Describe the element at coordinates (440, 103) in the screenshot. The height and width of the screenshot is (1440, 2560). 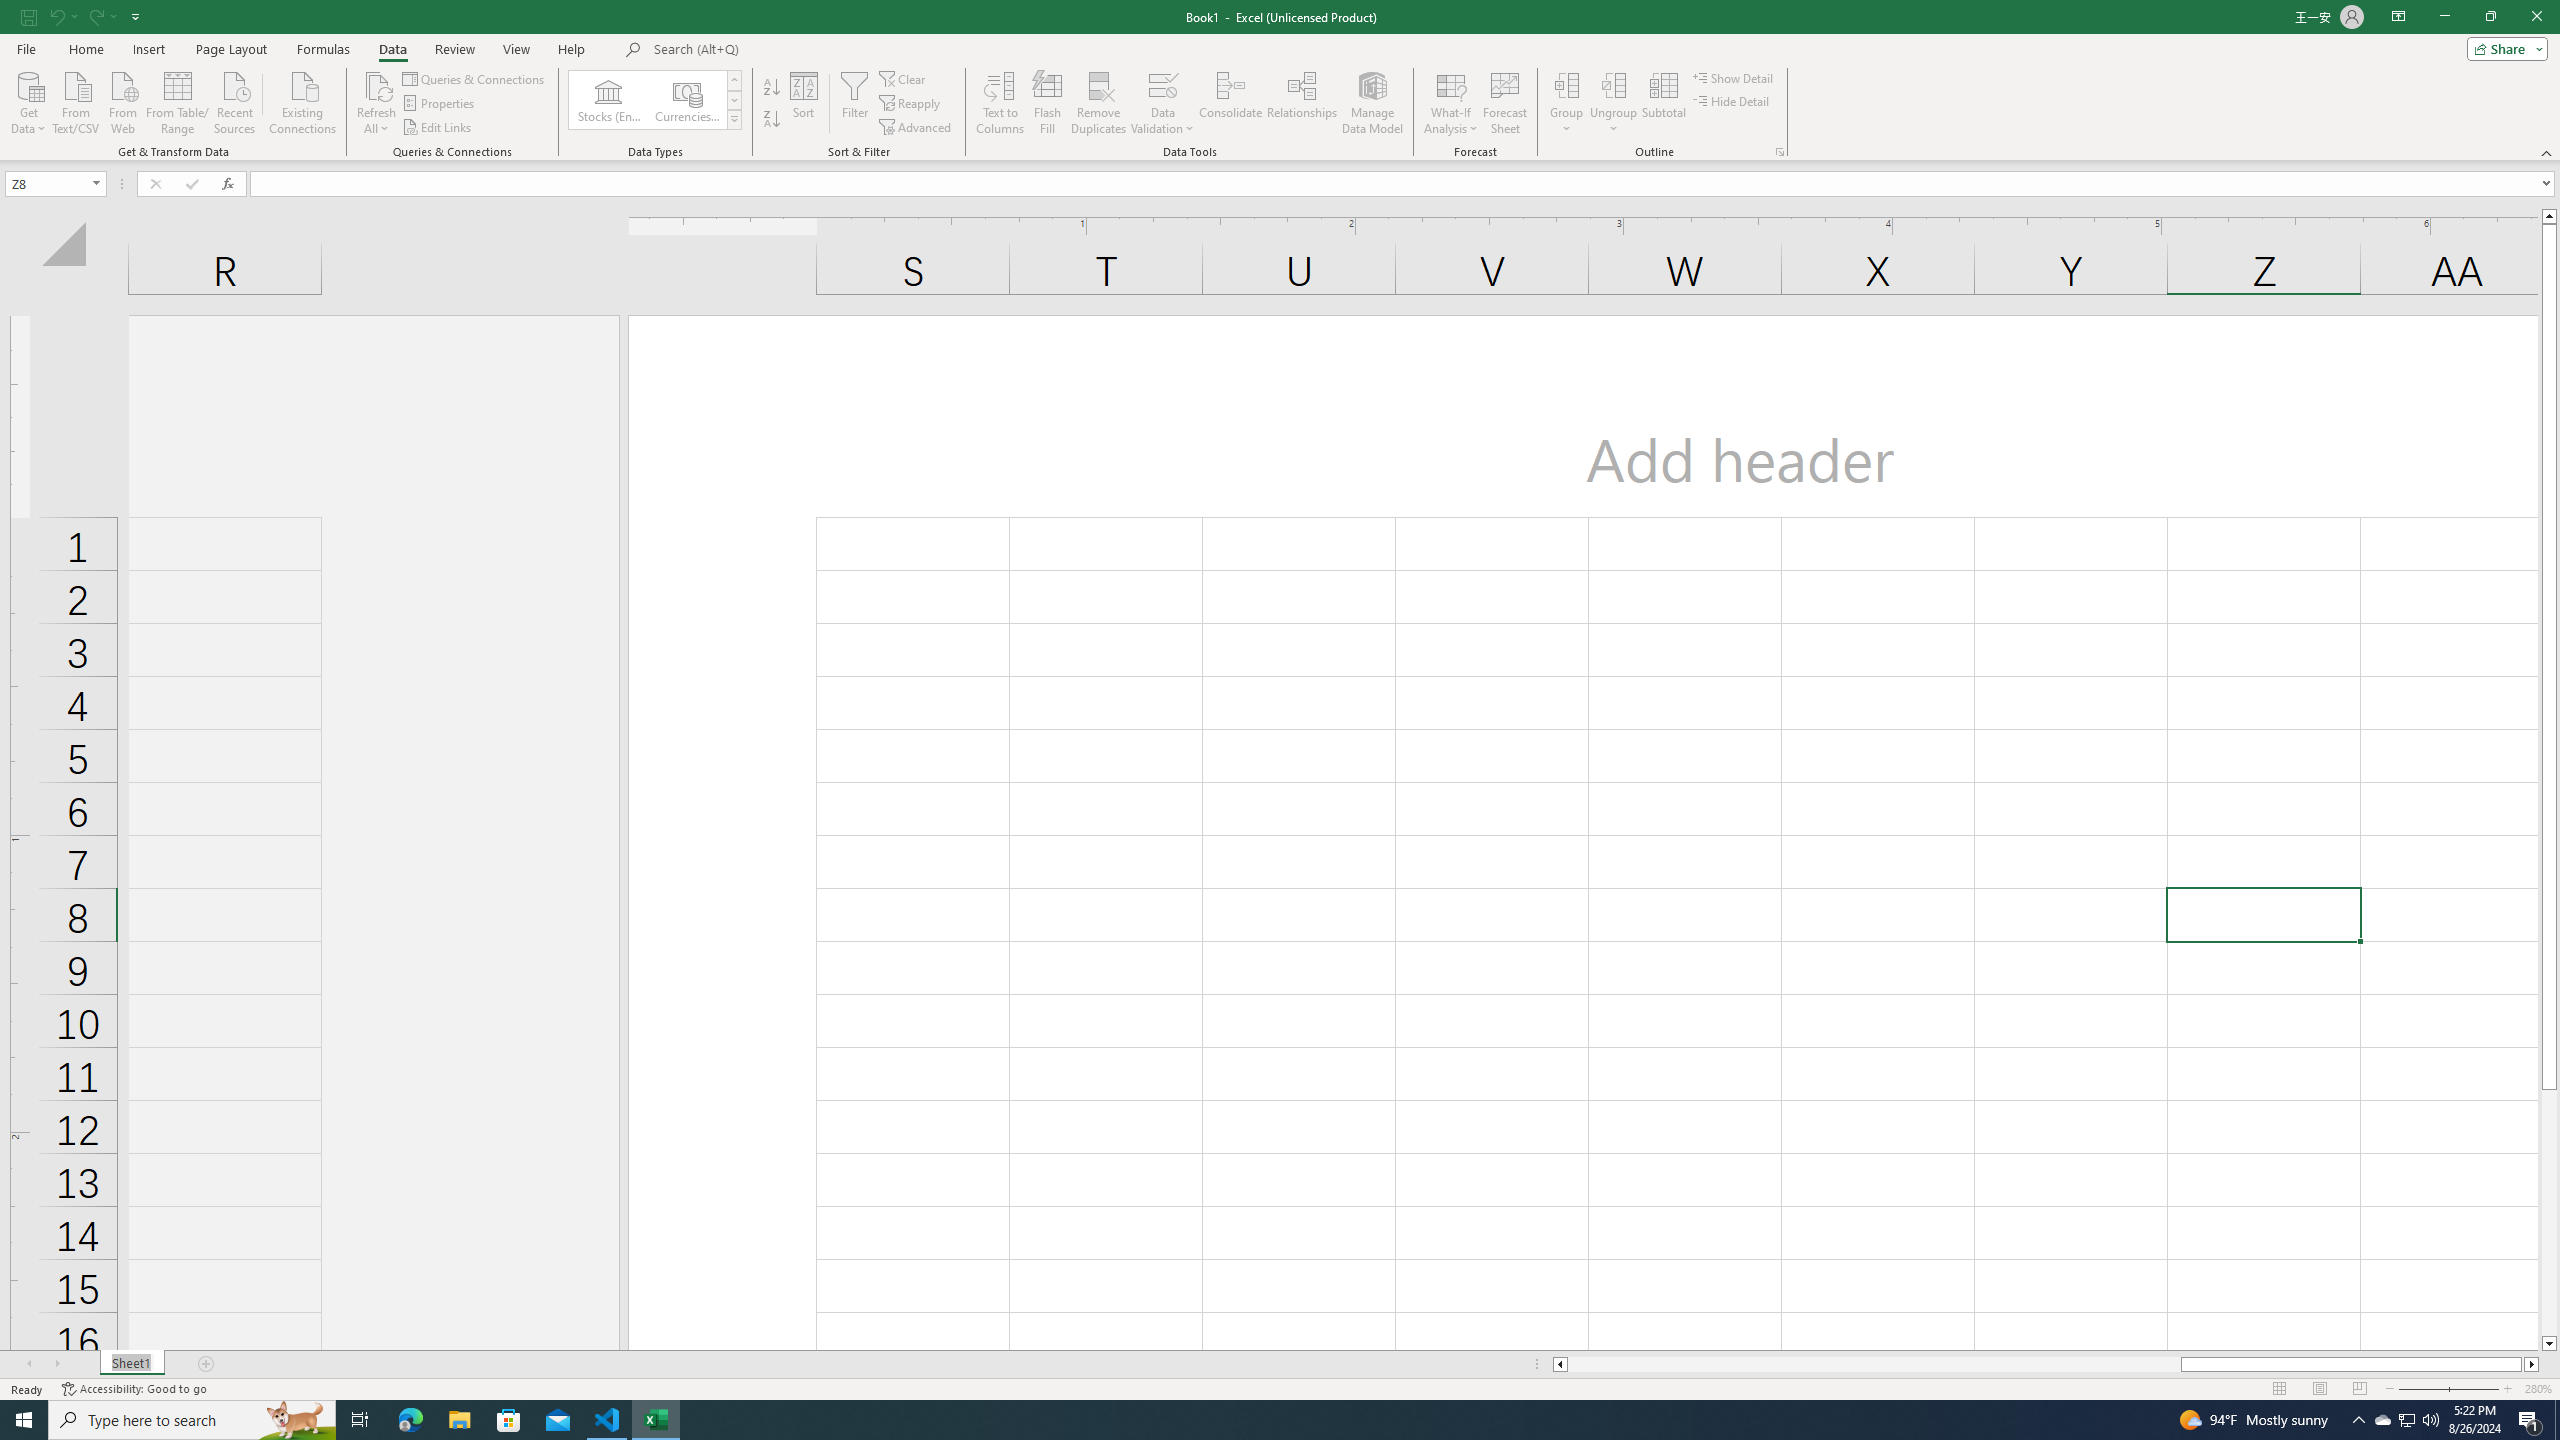
I see `'Properties'` at that location.